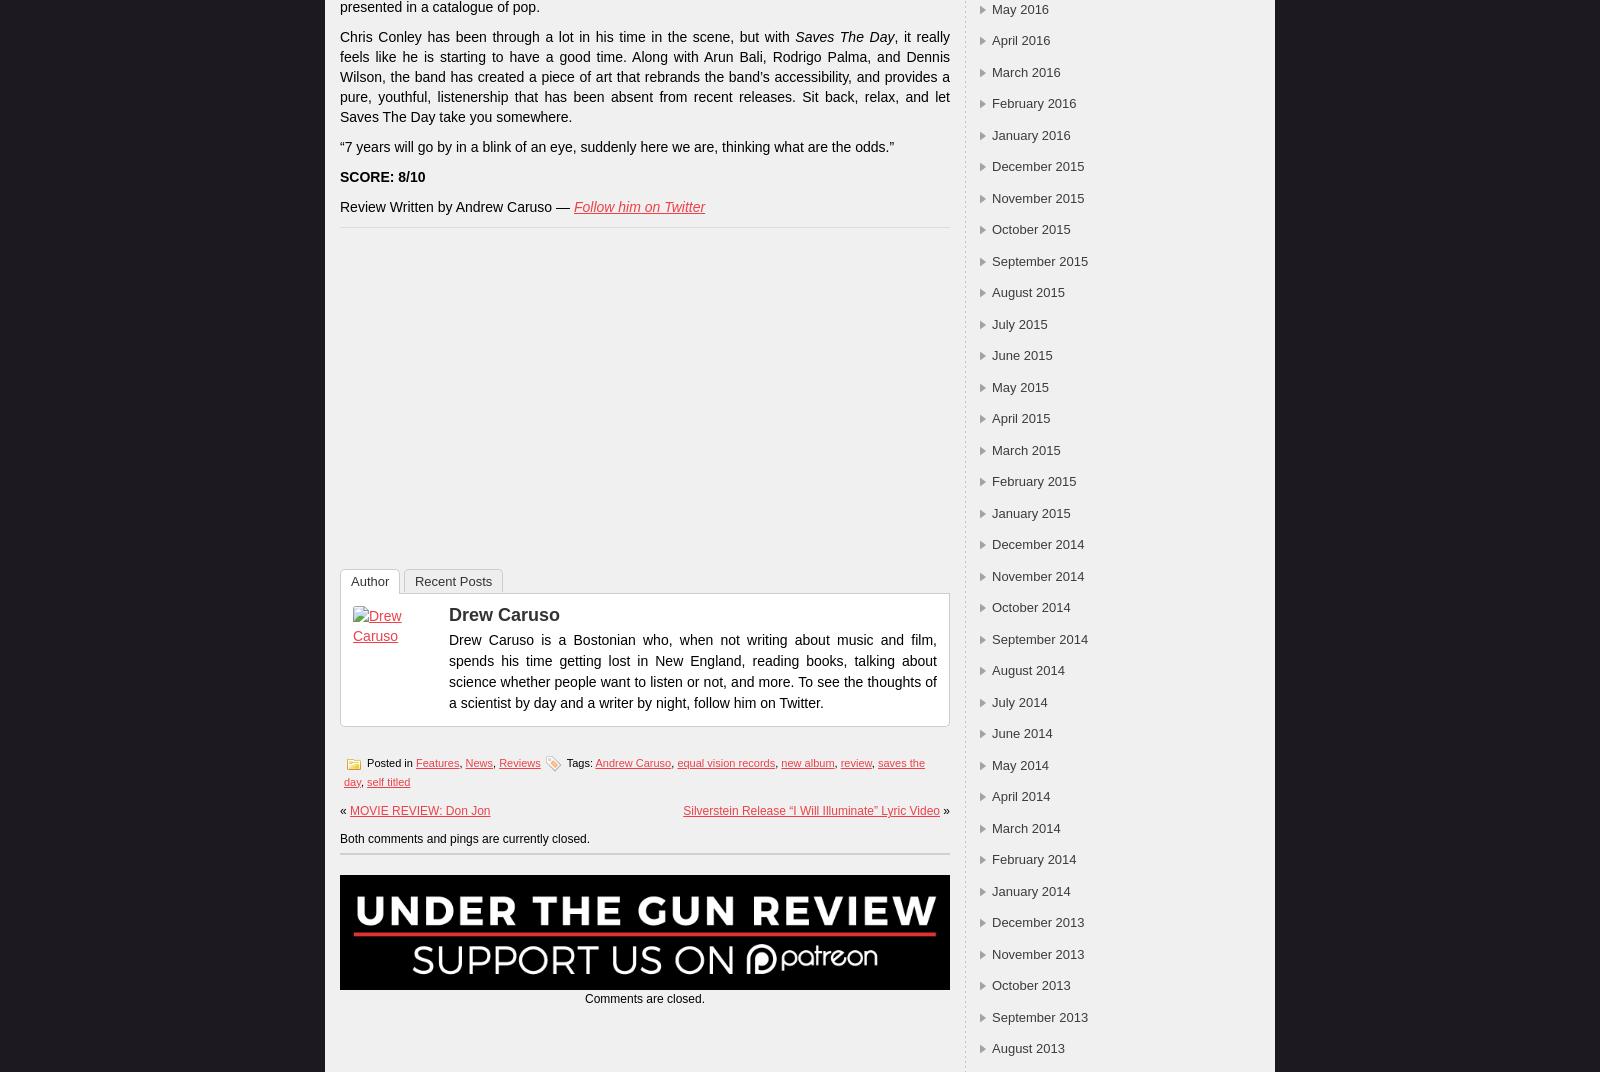  What do you see at coordinates (1028, 1048) in the screenshot?
I see `'August 2013'` at bounding box center [1028, 1048].